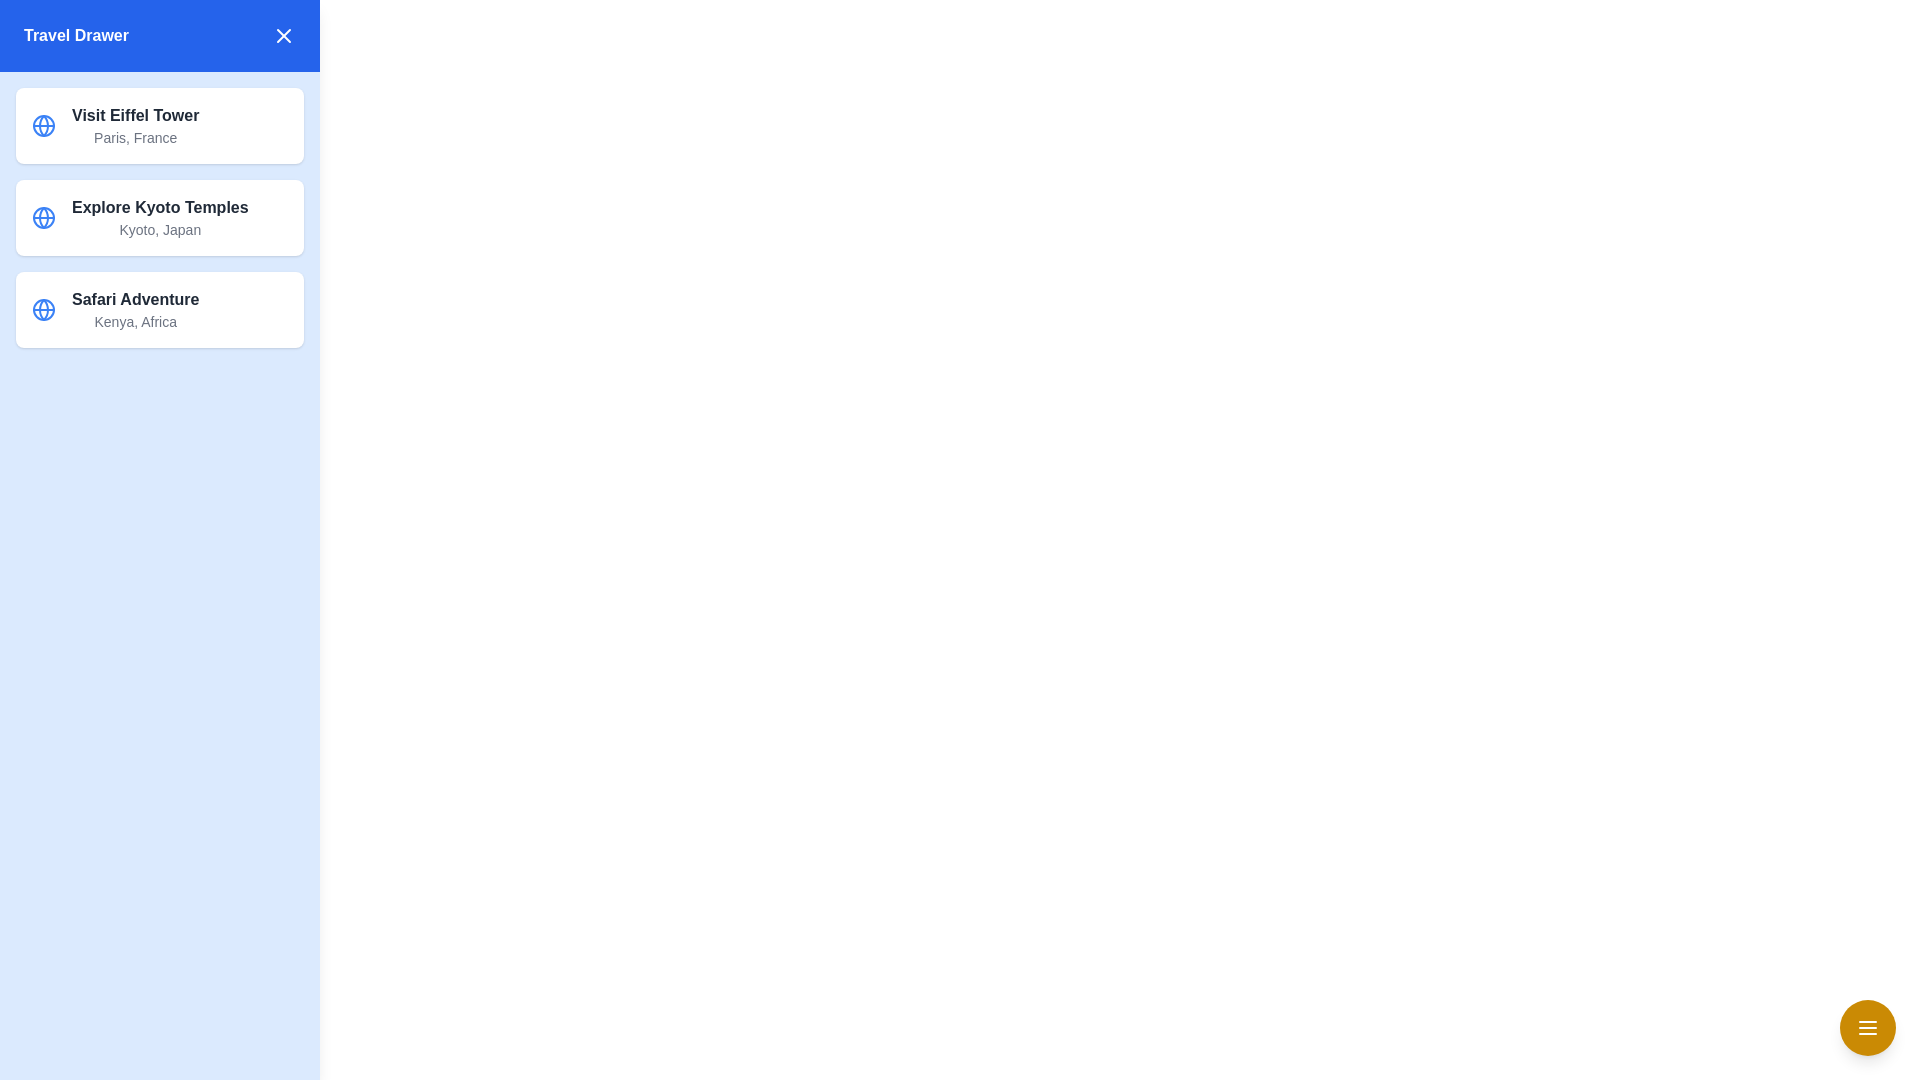 The height and width of the screenshot is (1080, 1920). I want to click on the close icon button located at the top-right corner of the 'Travel Drawer' blue header to observe visual feedback, so click(282, 35).